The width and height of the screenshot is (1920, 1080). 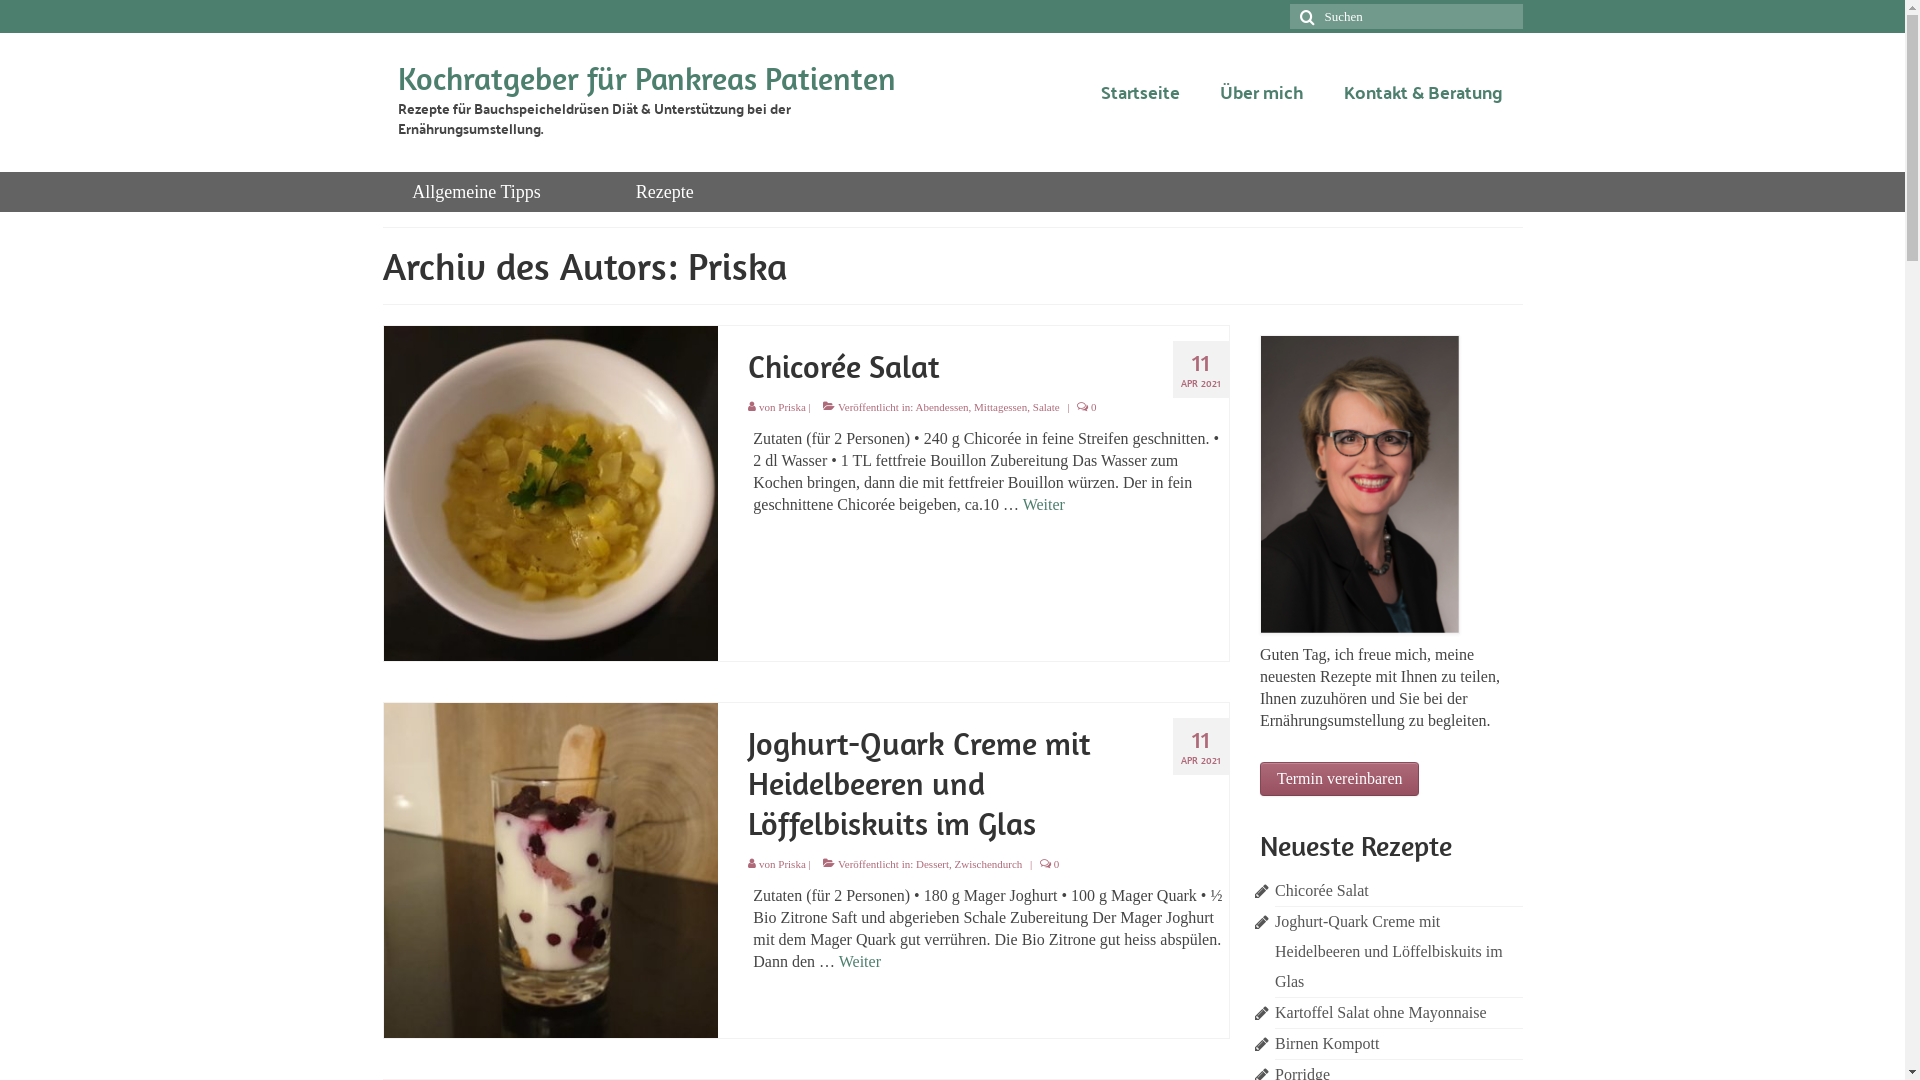 I want to click on 'Kartoffel Salat ohne Mayonnaise', so click(x=1380, y=1012).